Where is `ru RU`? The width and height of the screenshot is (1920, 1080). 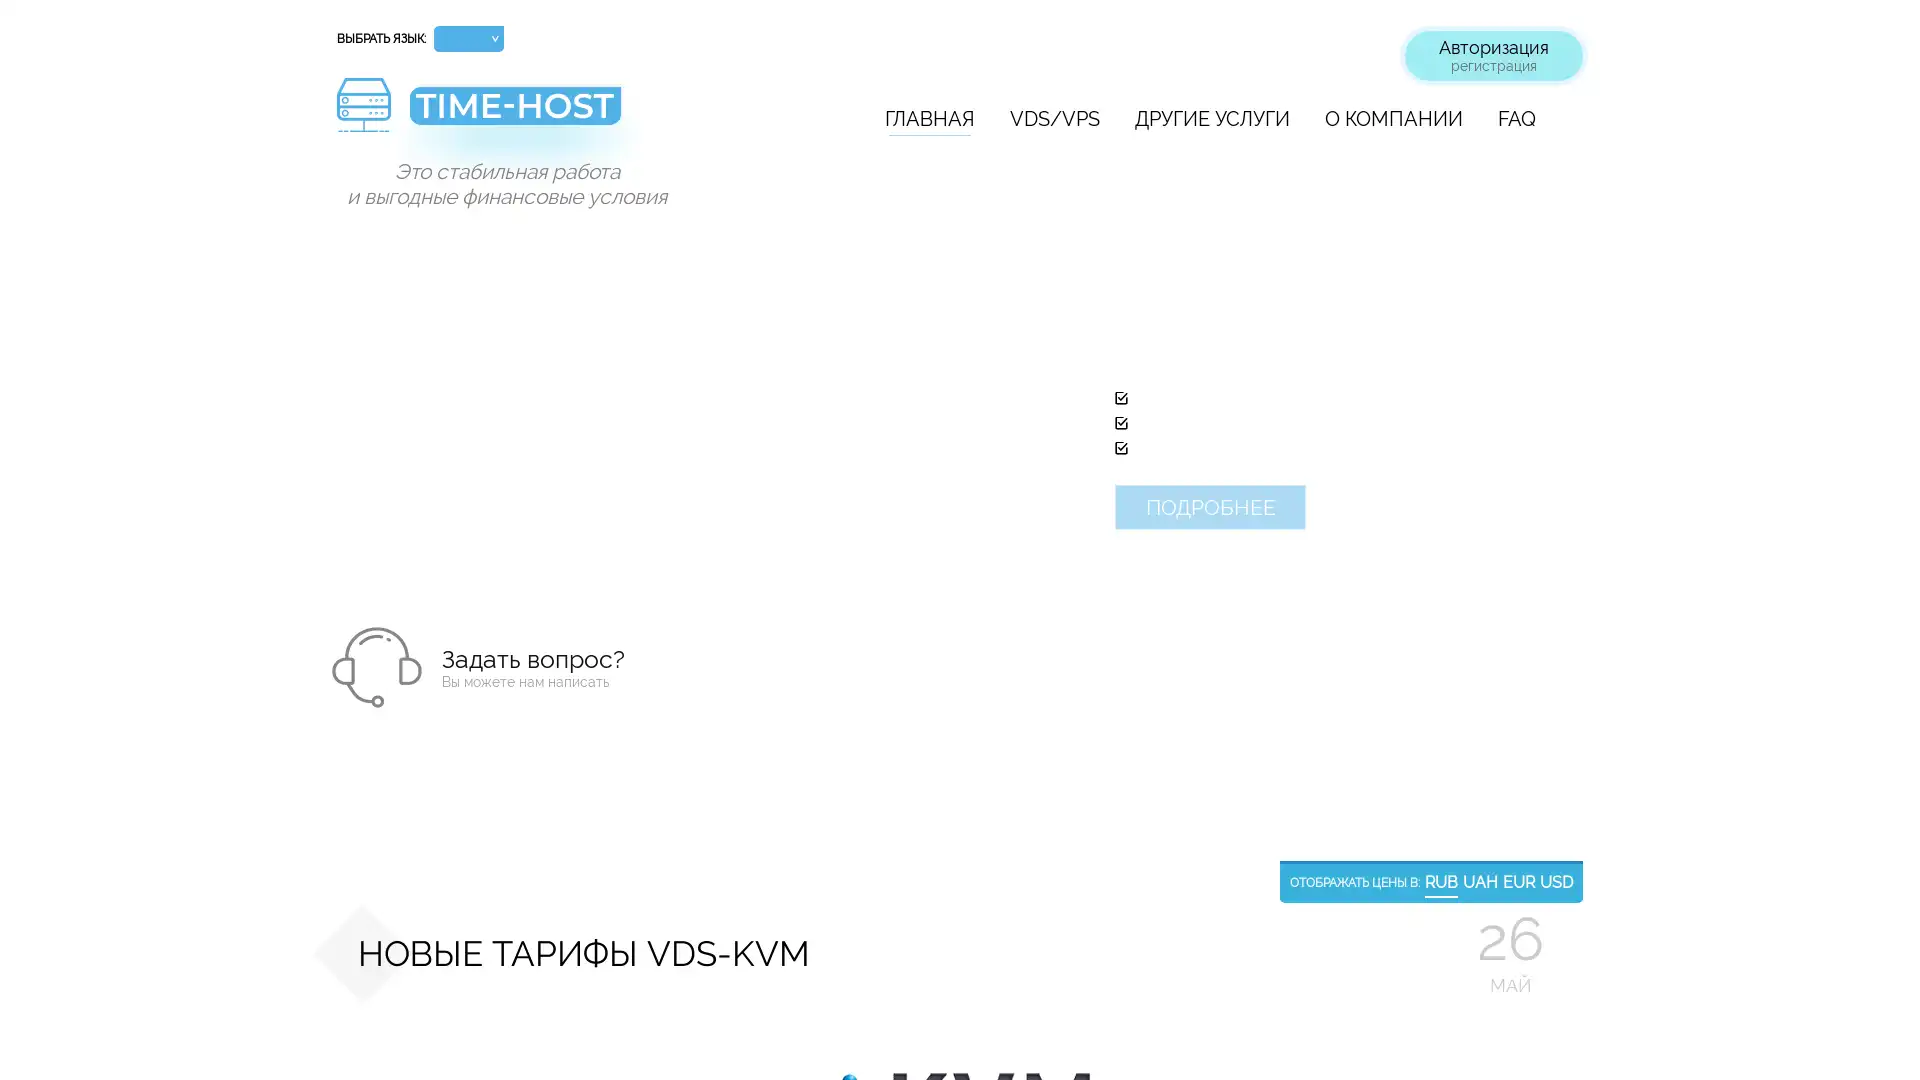 ru RU is located at coordinates (468, 64).